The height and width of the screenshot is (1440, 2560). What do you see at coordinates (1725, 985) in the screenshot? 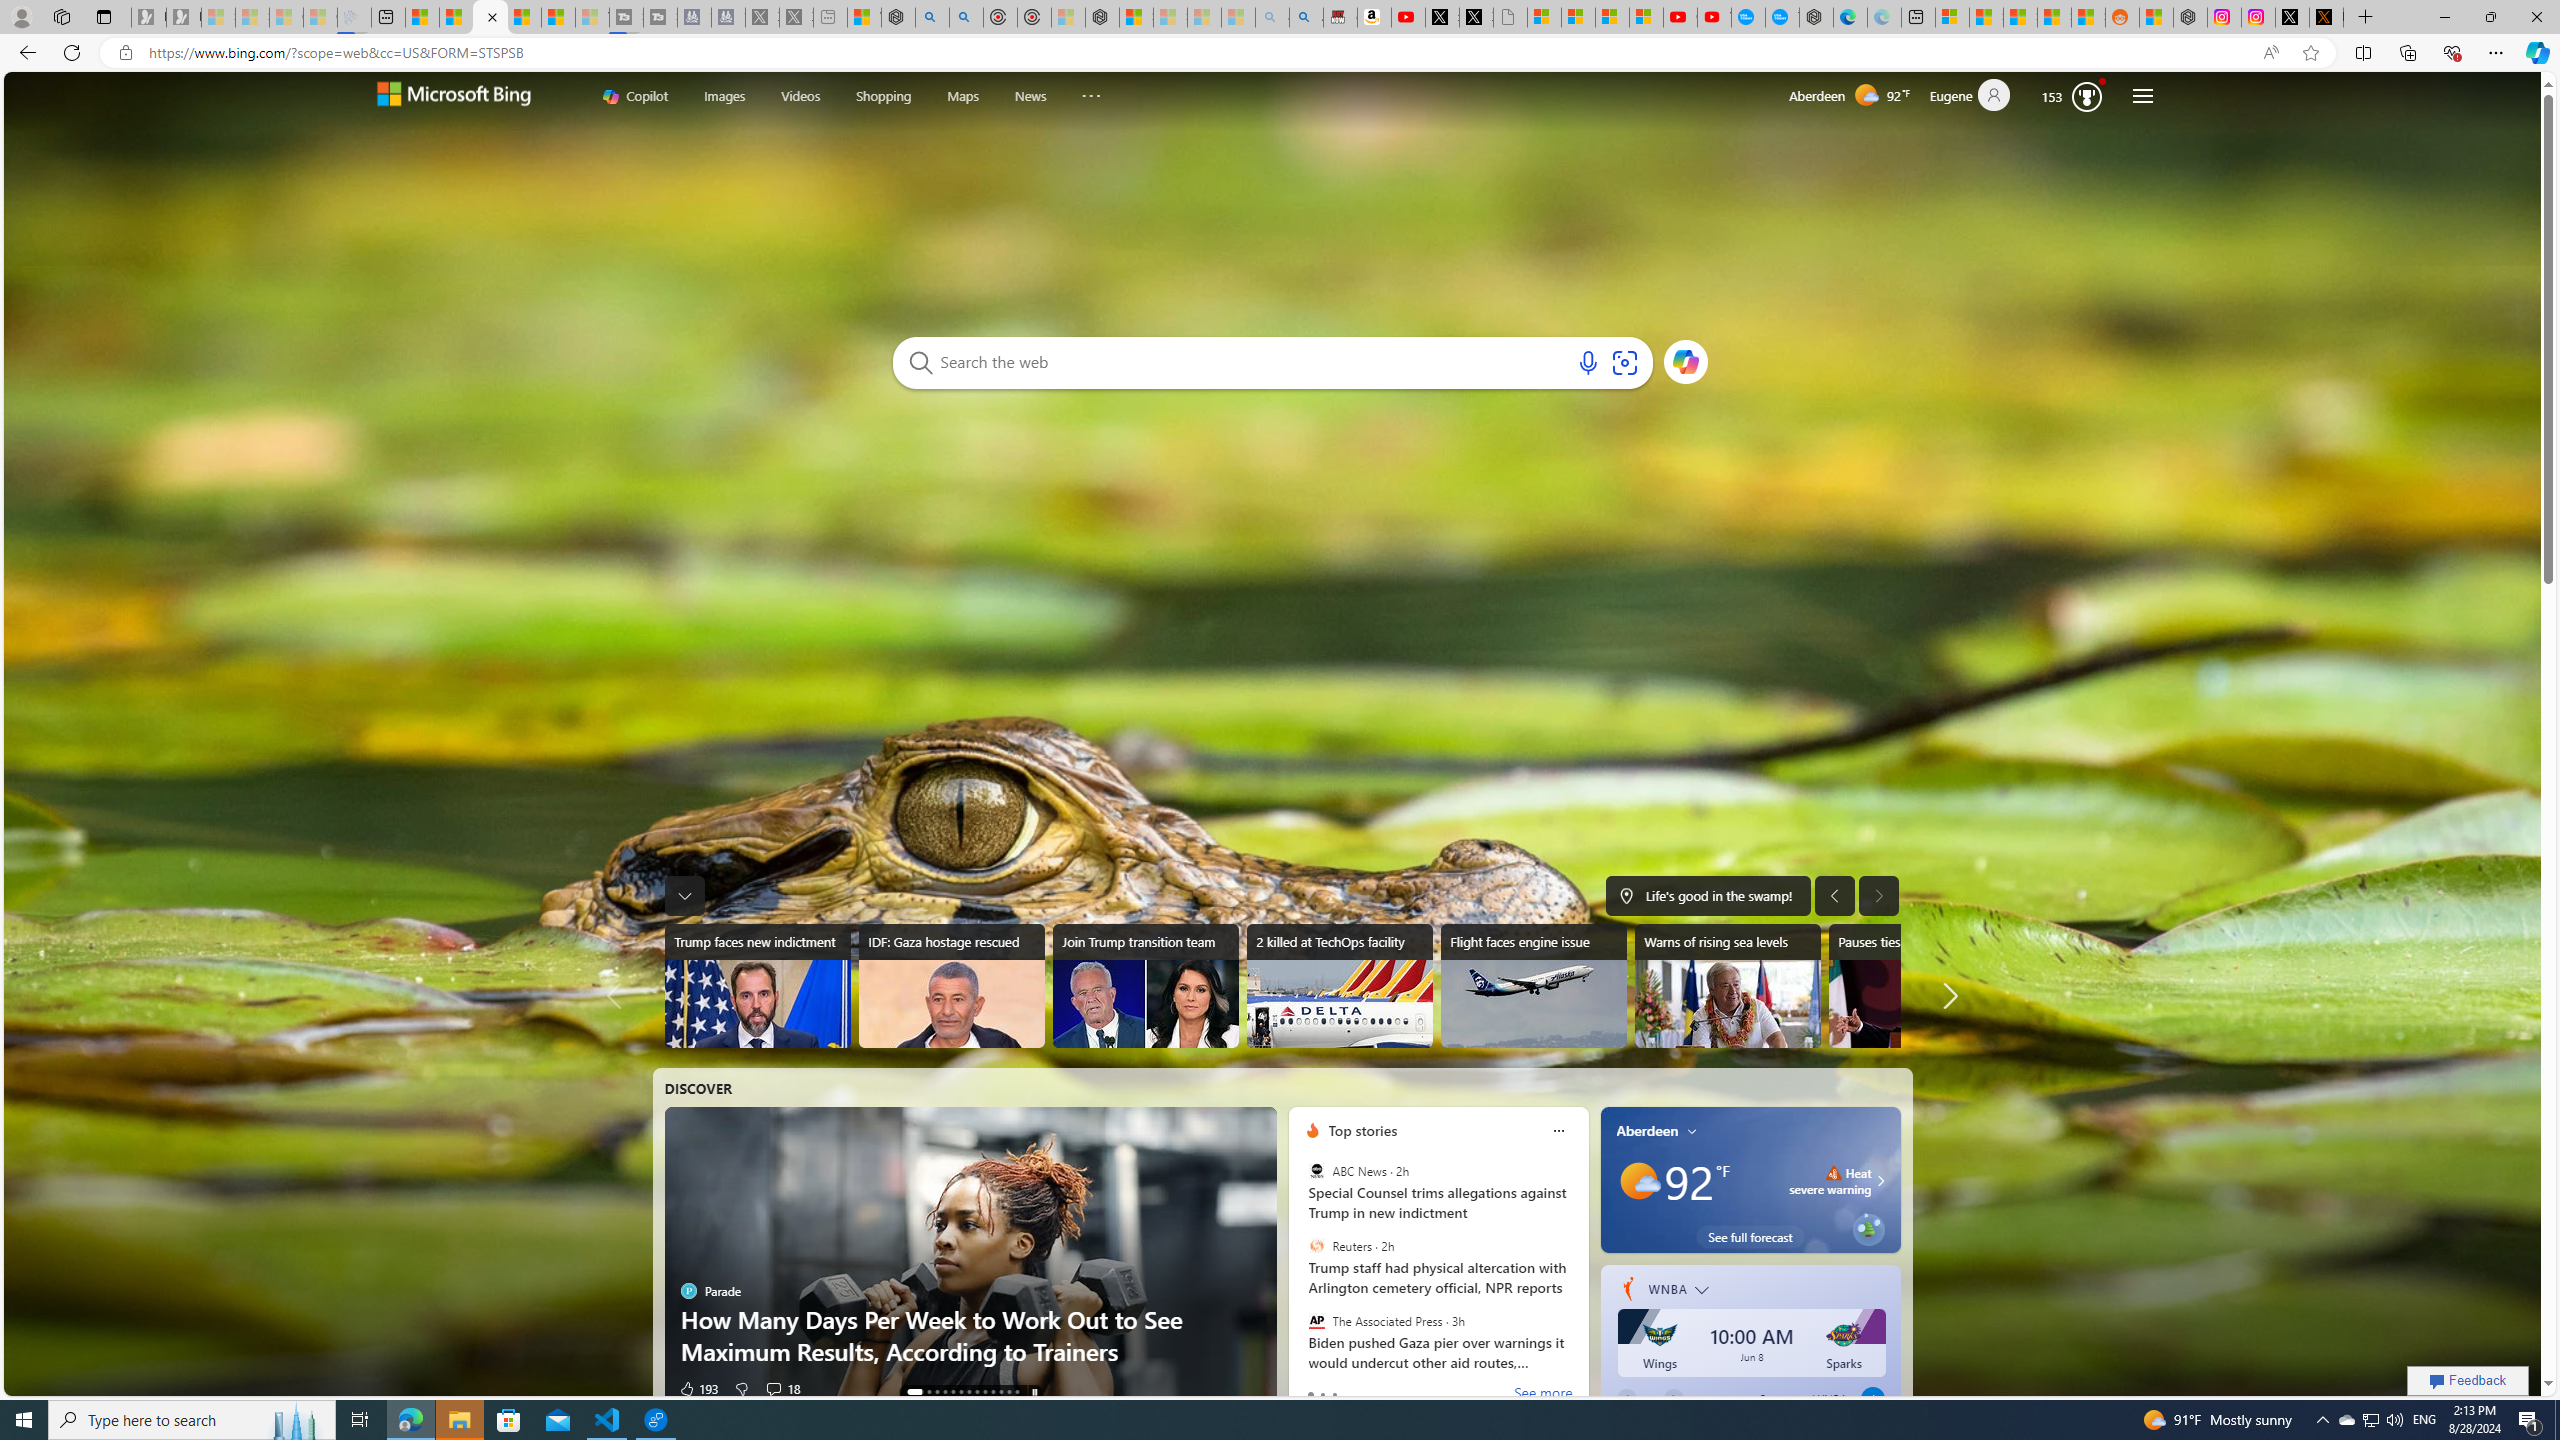
I see `'Warns of rising sea levels'` at bounding box center [1725, 985].